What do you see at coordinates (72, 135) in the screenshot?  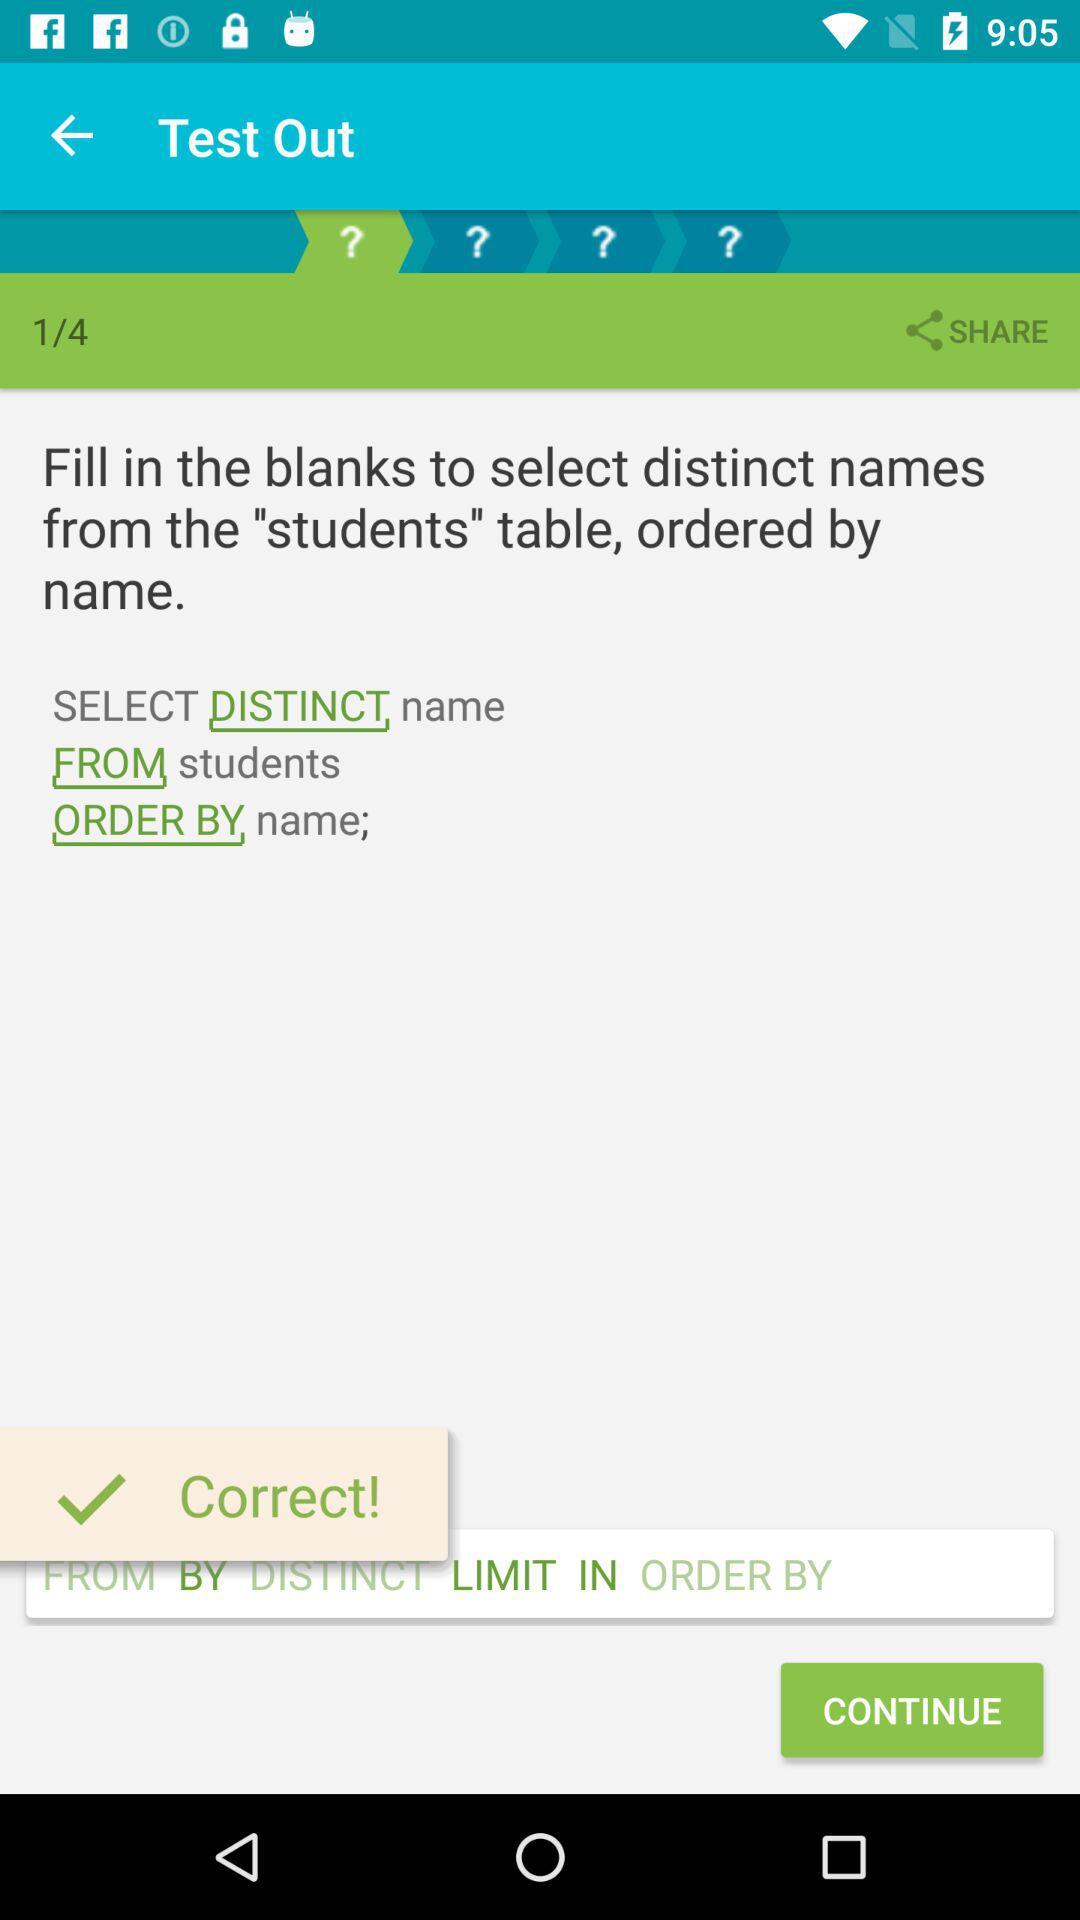 I see `icon to the left of test out` at bounding box center [72, 135].